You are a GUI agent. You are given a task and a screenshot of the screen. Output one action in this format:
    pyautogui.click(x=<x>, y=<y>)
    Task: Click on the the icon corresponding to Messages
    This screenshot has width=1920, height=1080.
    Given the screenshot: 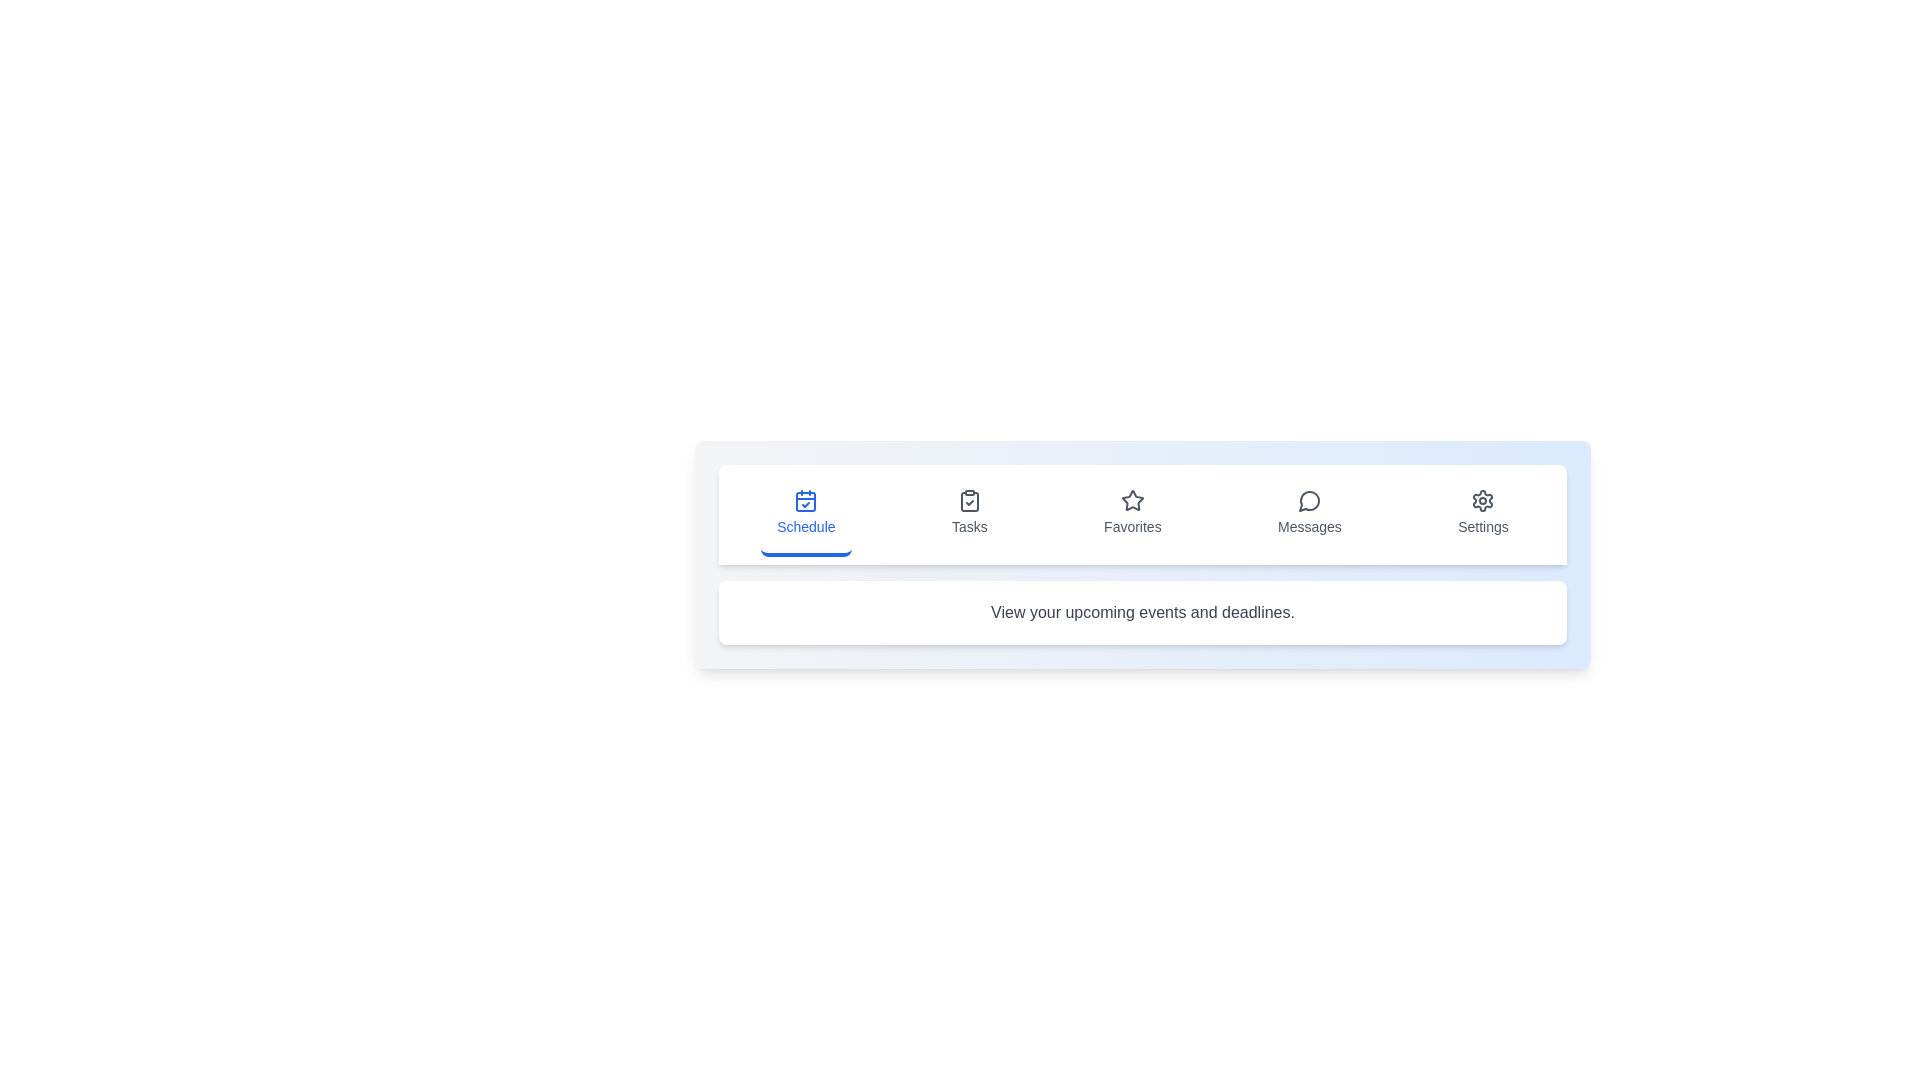 What is the action you would take?
    pyautogui.click(x=1310, y=514)
    